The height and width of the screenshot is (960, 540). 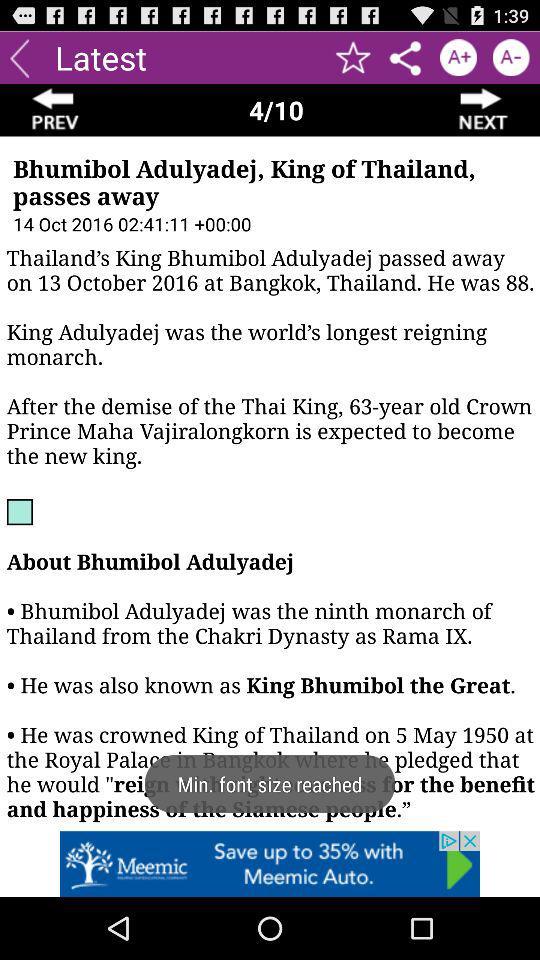 I want to click on assign a grade, so click(x=458, y=56).